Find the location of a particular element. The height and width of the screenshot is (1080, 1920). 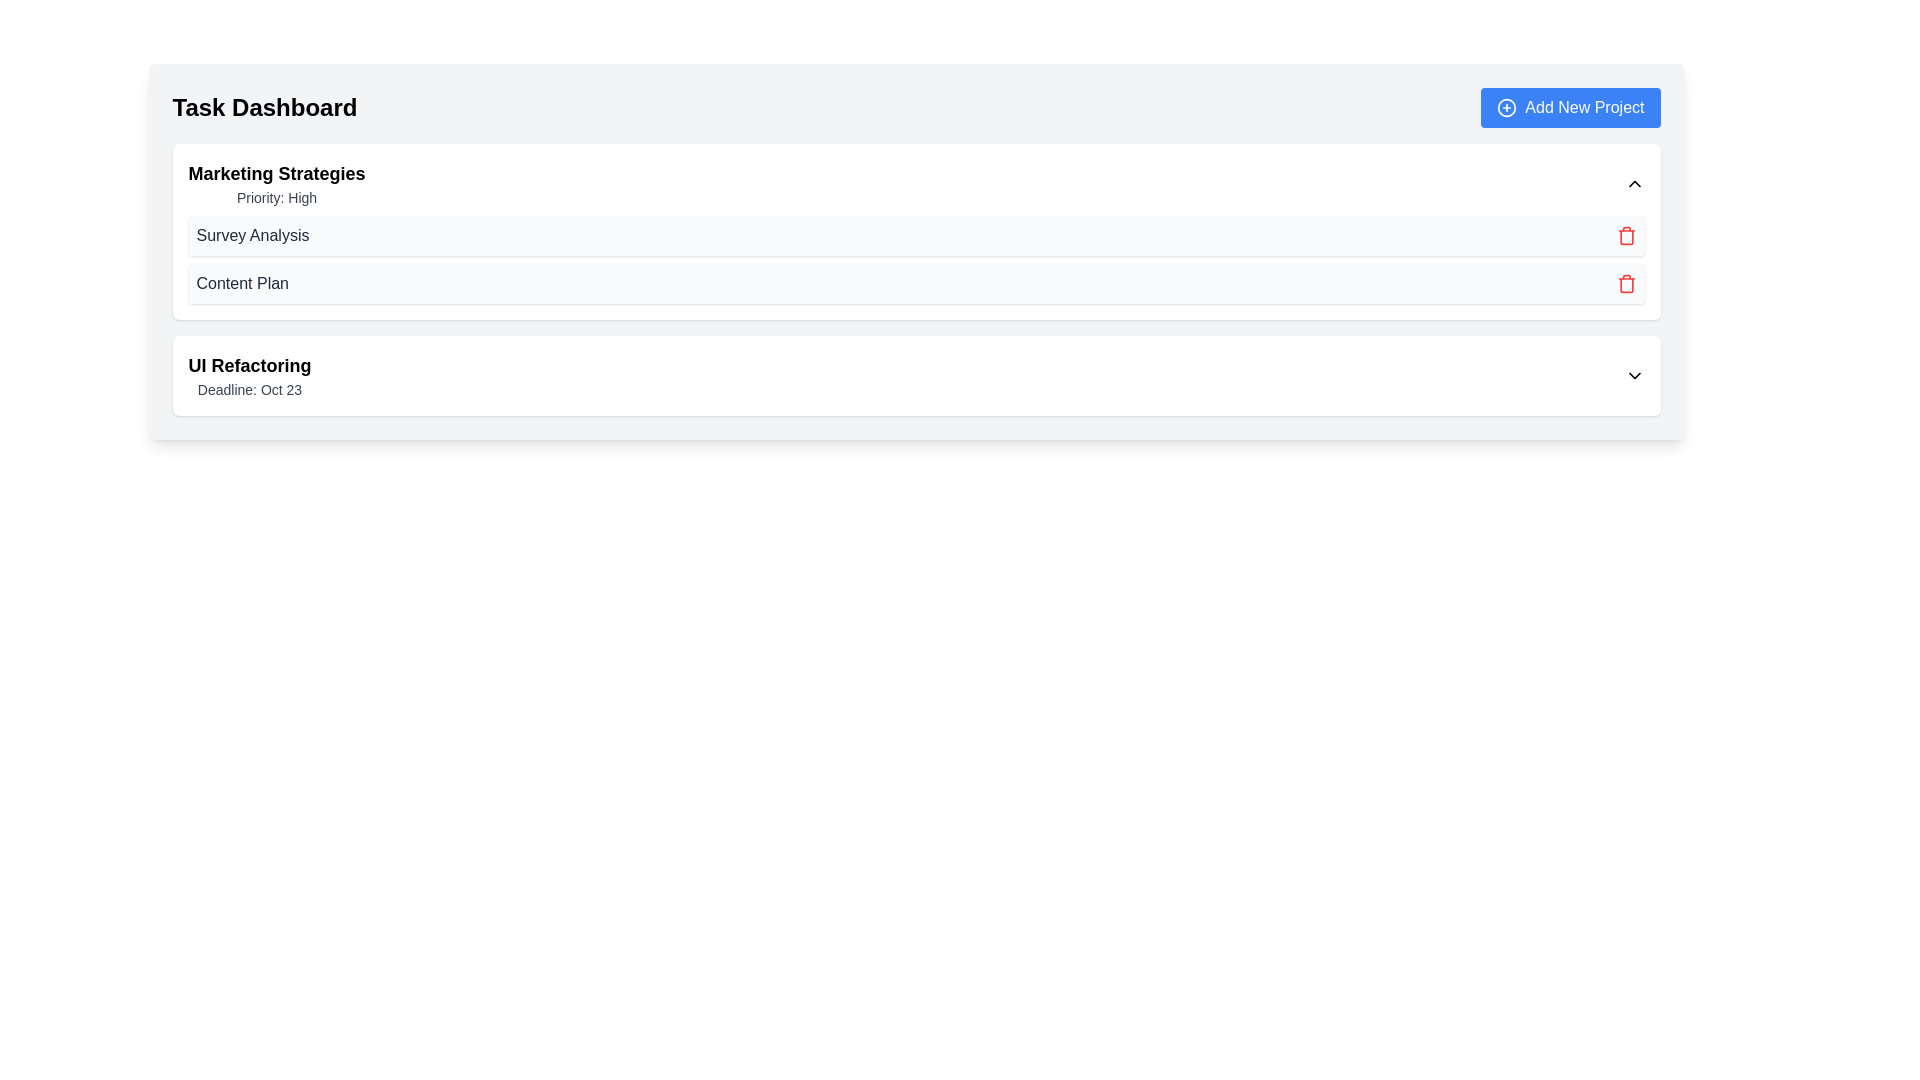

the Header text element that indicates the title or header of the current interface, positioned to the left of the 'Add New Project' button is located at coordinates (263, 108).